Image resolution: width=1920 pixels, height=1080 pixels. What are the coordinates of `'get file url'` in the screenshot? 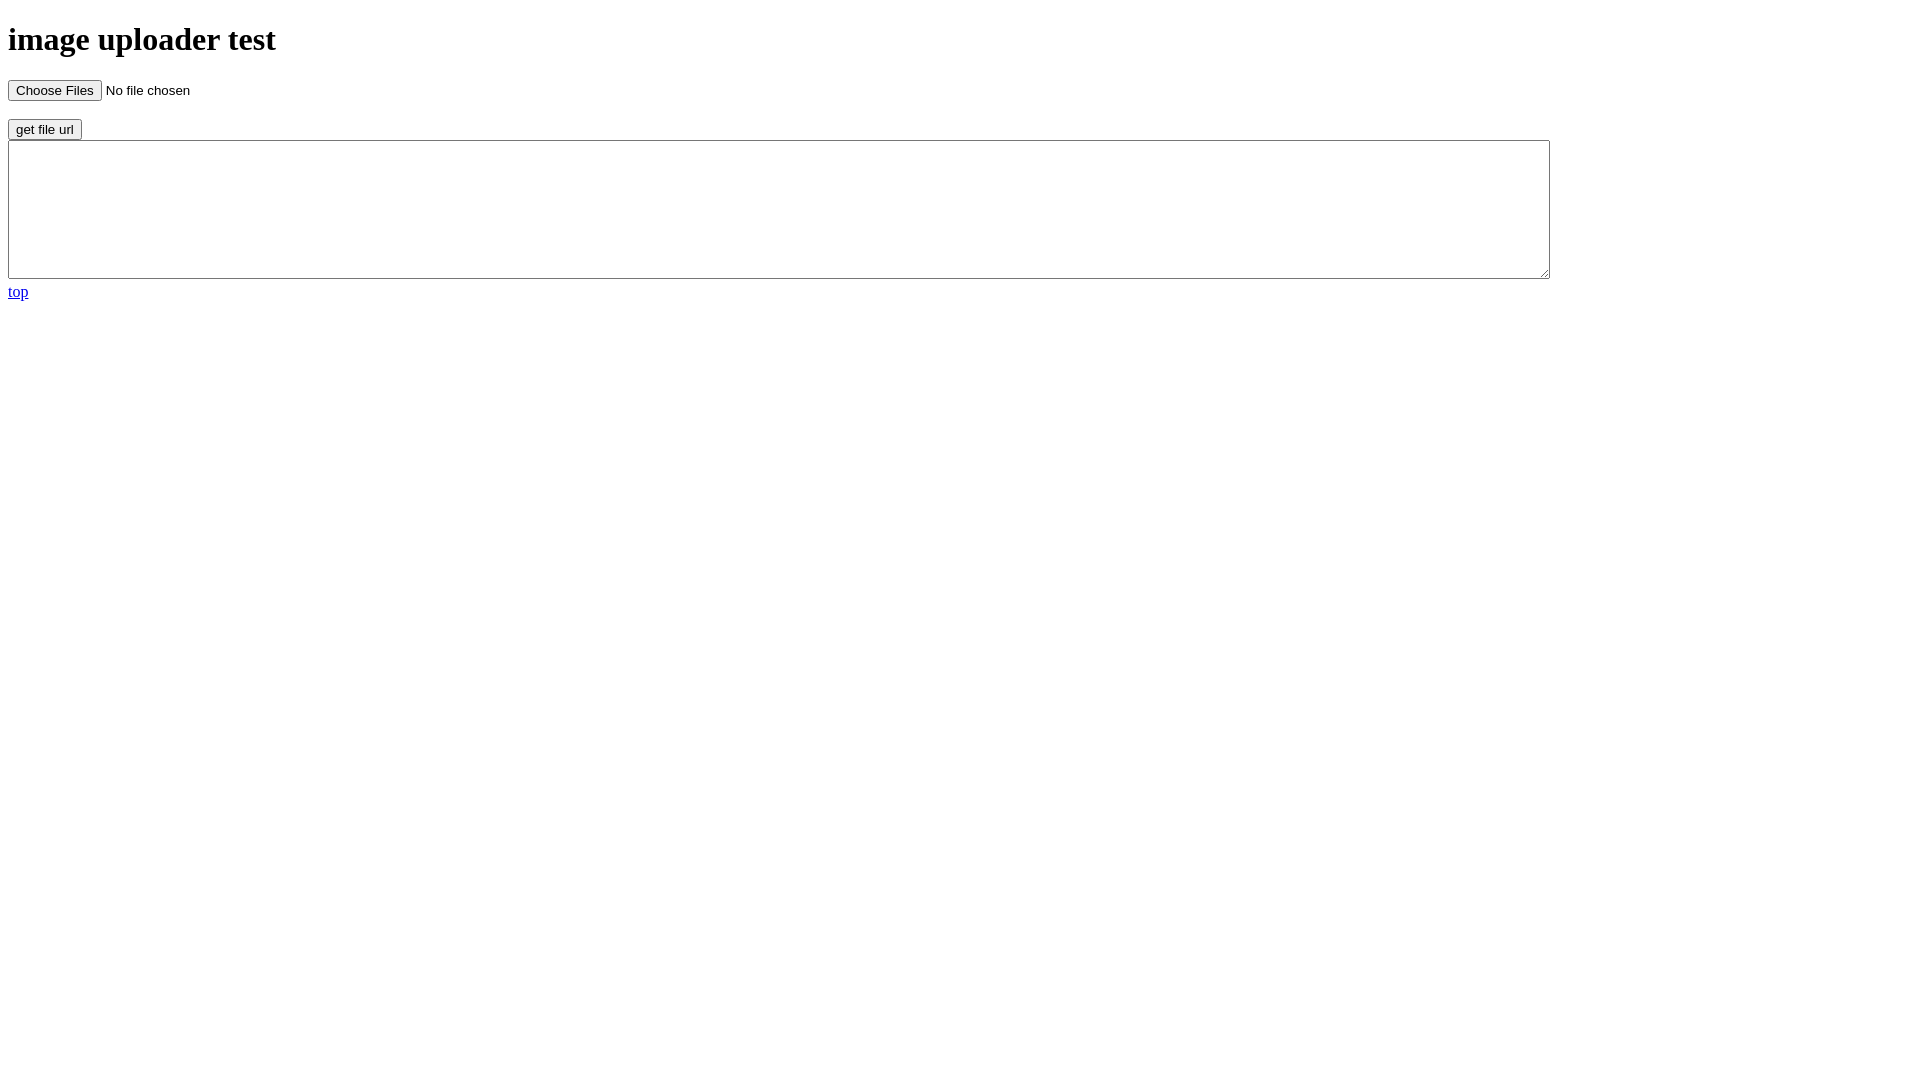 It's located at (44, 129).